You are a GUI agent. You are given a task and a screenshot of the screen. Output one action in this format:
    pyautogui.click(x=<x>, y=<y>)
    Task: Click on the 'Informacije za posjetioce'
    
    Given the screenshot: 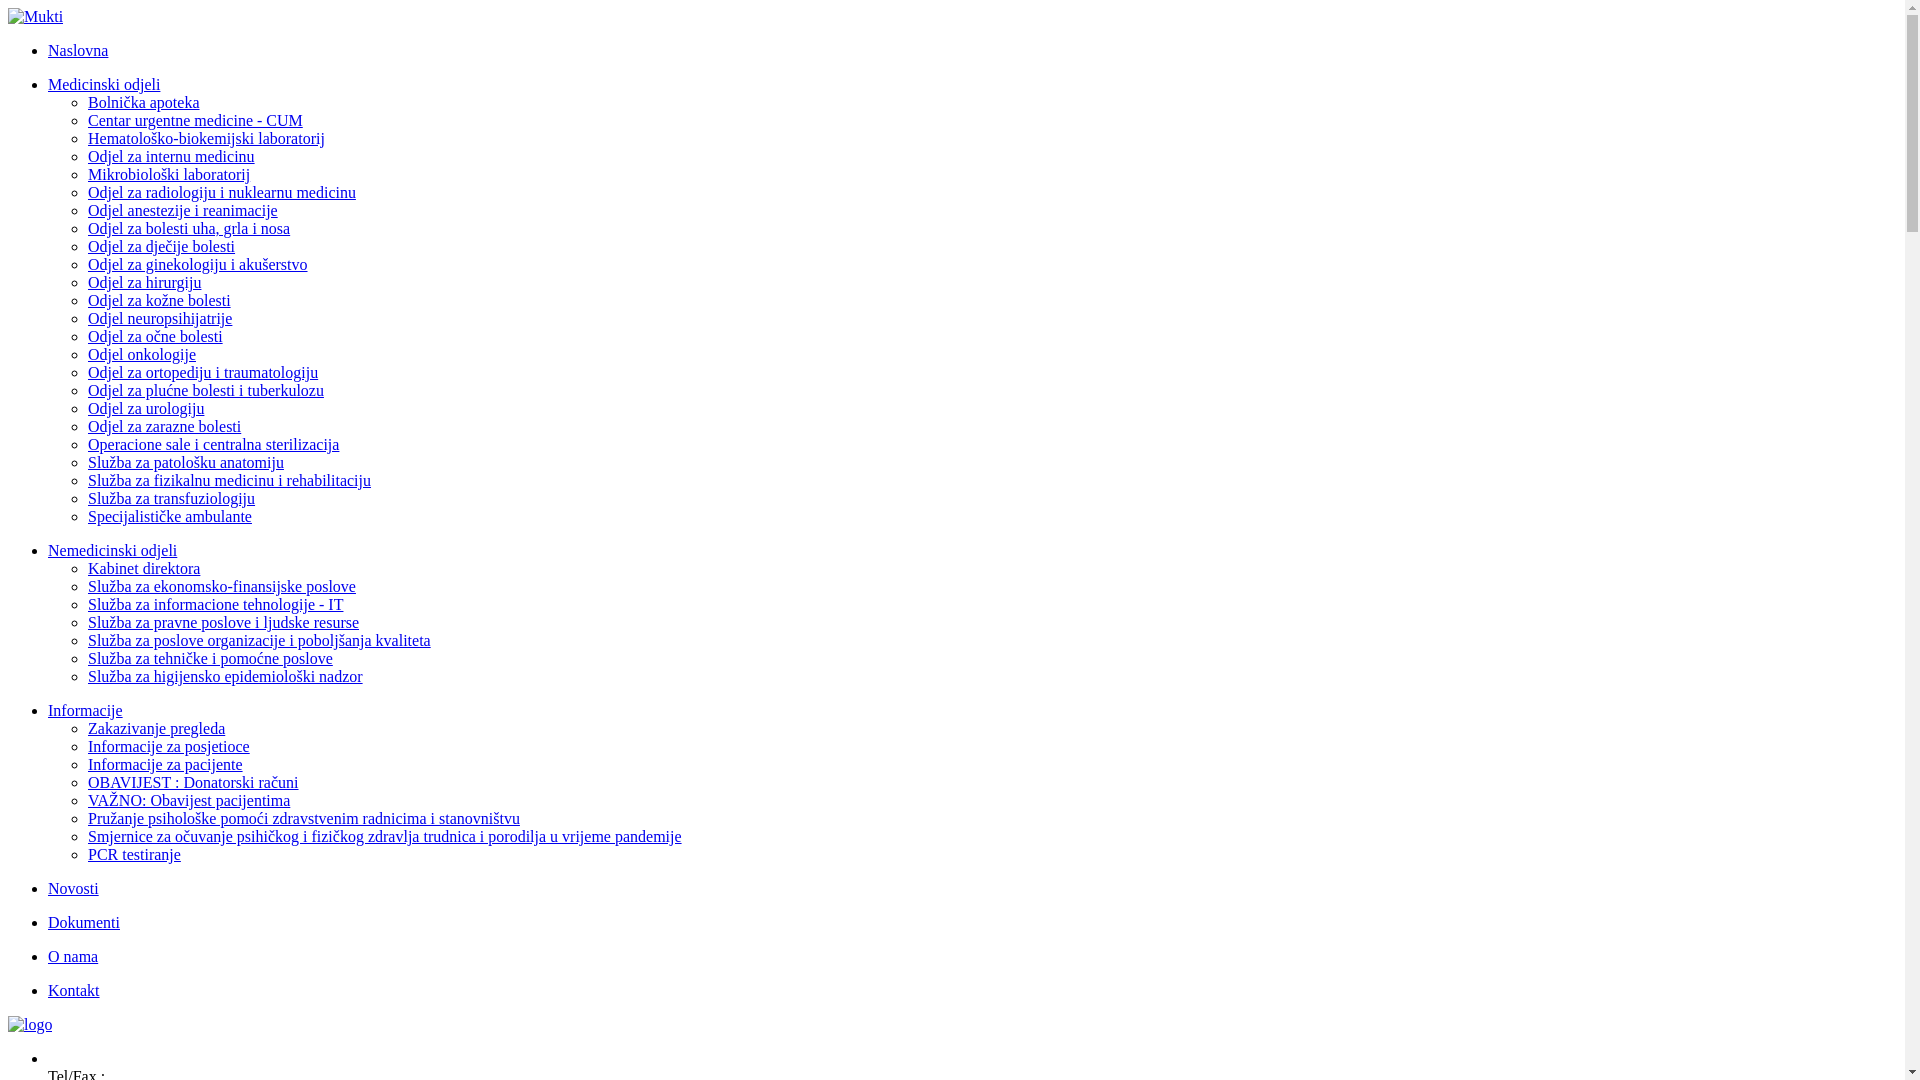 What is the action you would take?
    pyautogui.click(x=168, y=746)
    